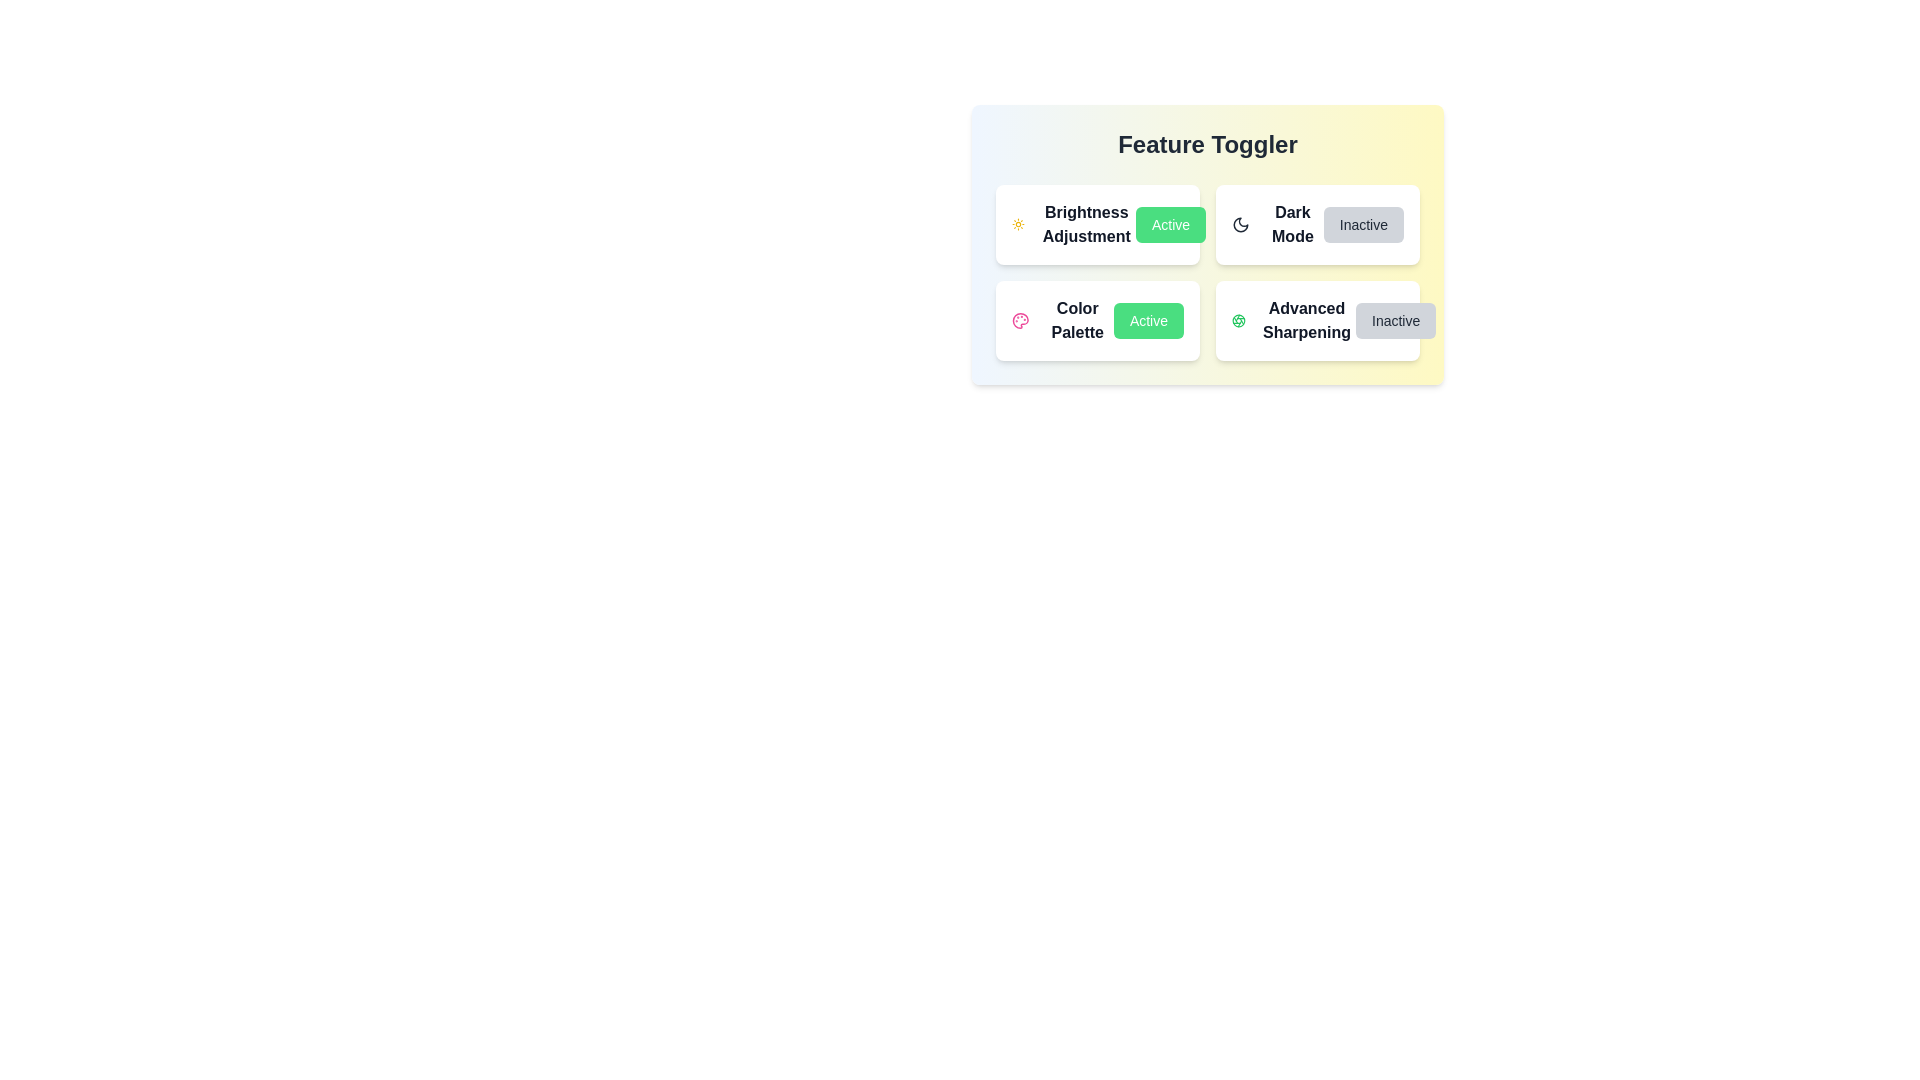 Image resolution: width=1920 pixels, height=1080 pixels. What do you see at coordinates (1395, 319) in the screenshot?
I see `button corresponding to the feature Advanced Sharpening to toggle its state` at bounding box center [1395, 319].